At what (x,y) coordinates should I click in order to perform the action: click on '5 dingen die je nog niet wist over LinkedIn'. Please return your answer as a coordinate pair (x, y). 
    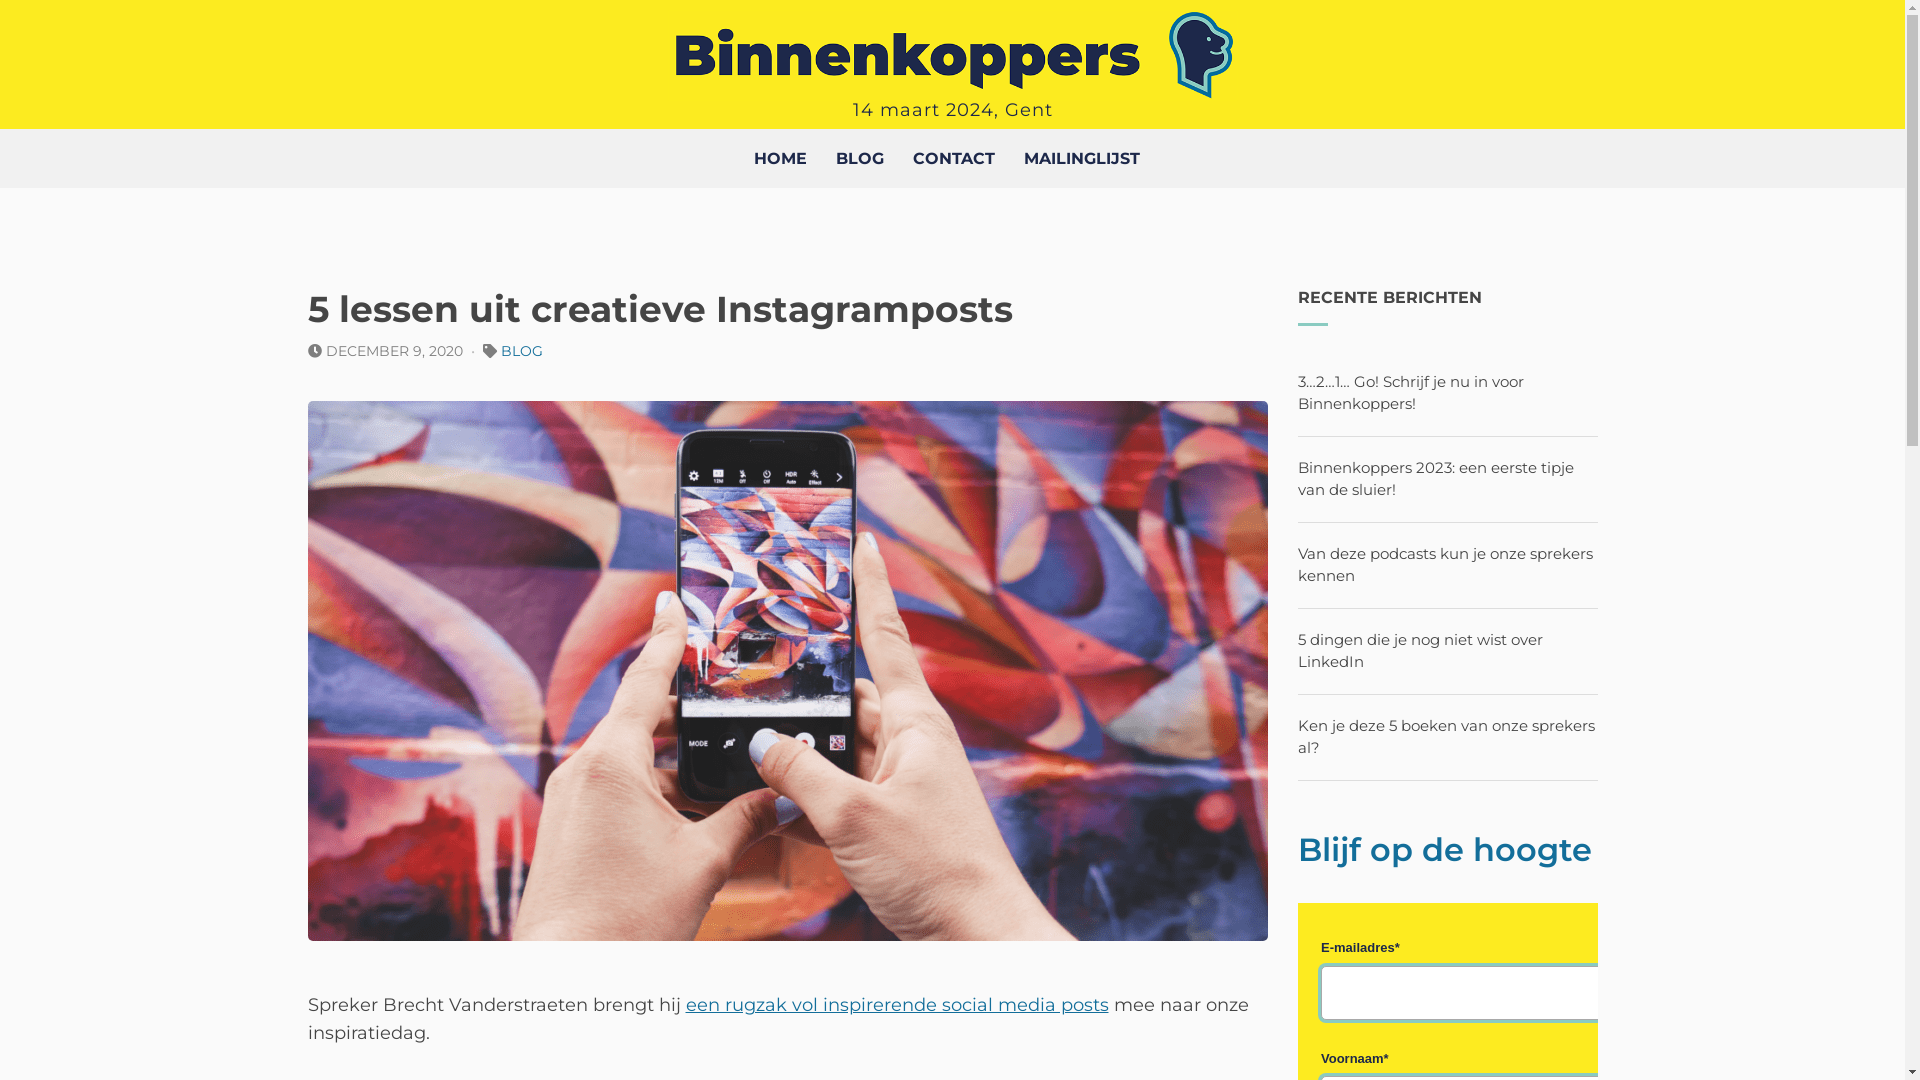
    Looking at the image, I should click on (1419, 651).